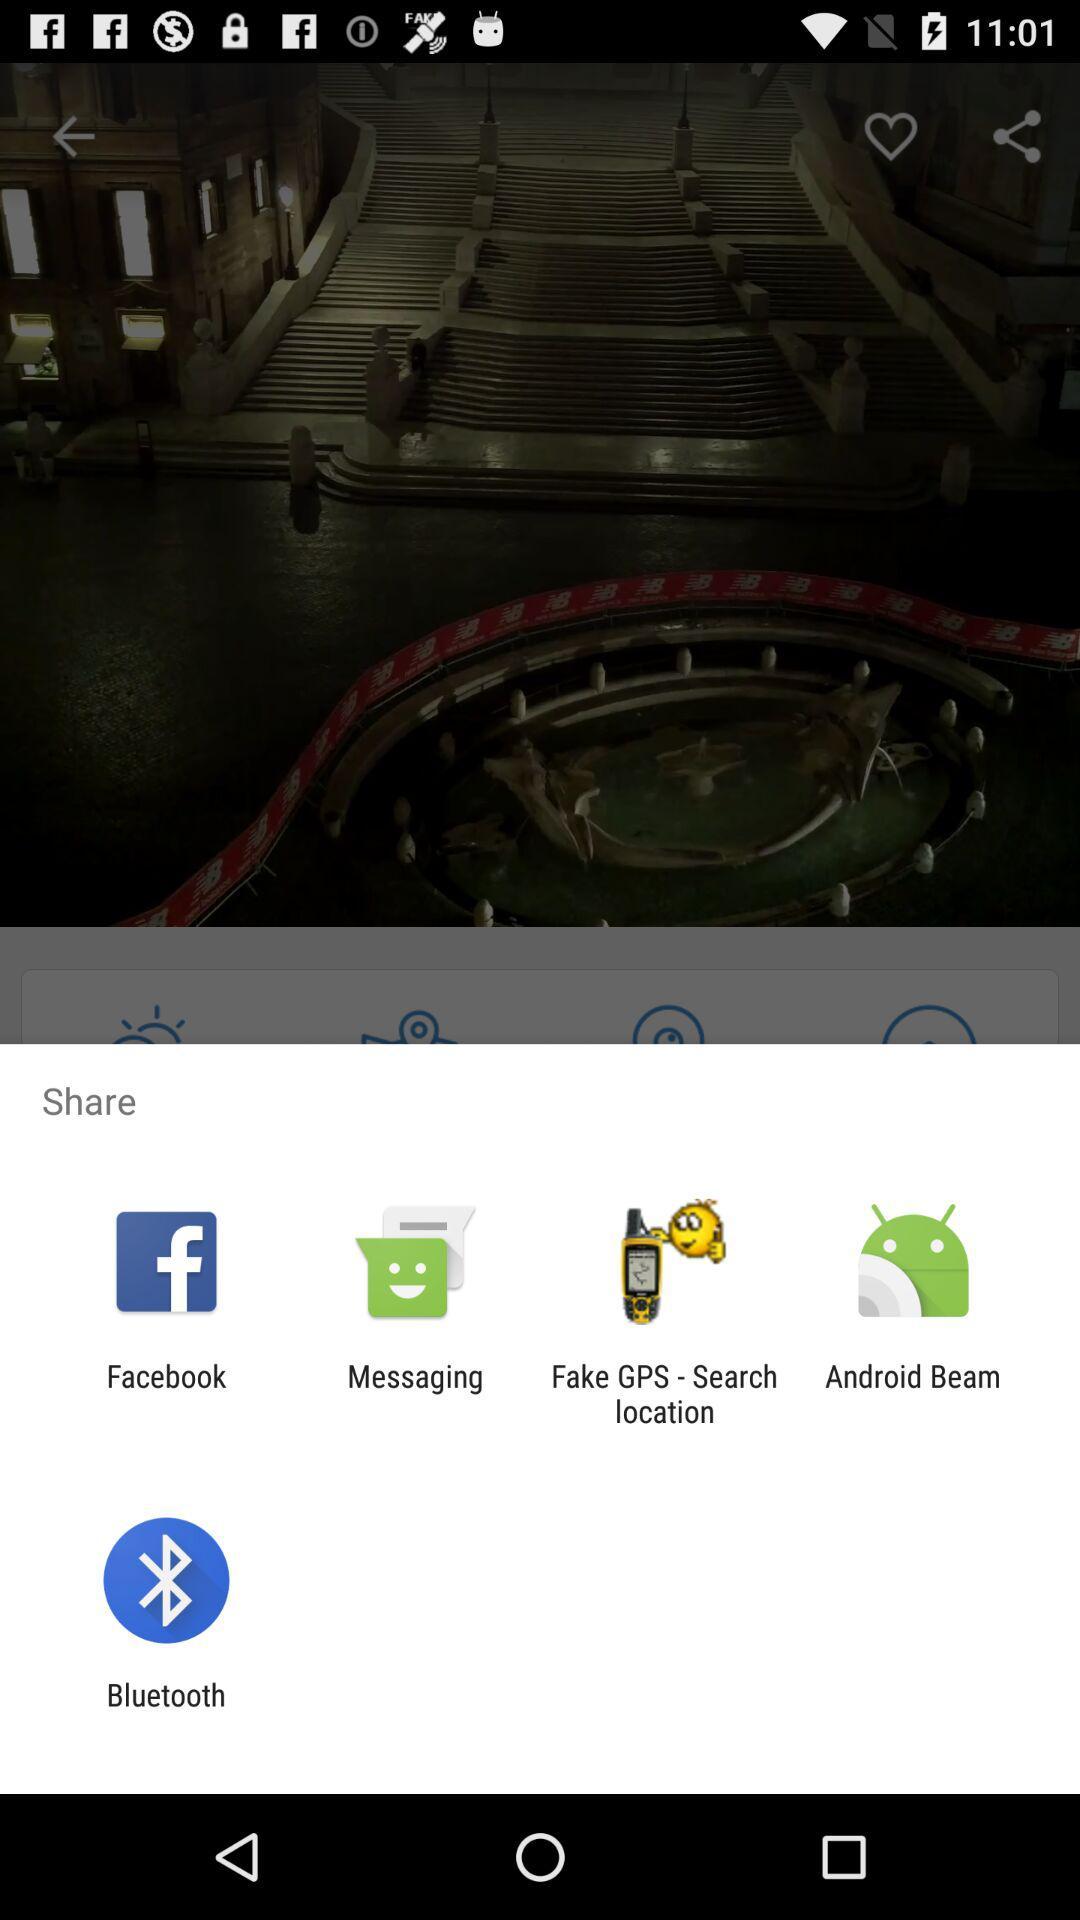 The height and width of the screenshot is (1920, 1080). What do you see at coordinates (165, 1711) in the screenshot?
I see `bluetooth app` at bounding box center [165, 1711].